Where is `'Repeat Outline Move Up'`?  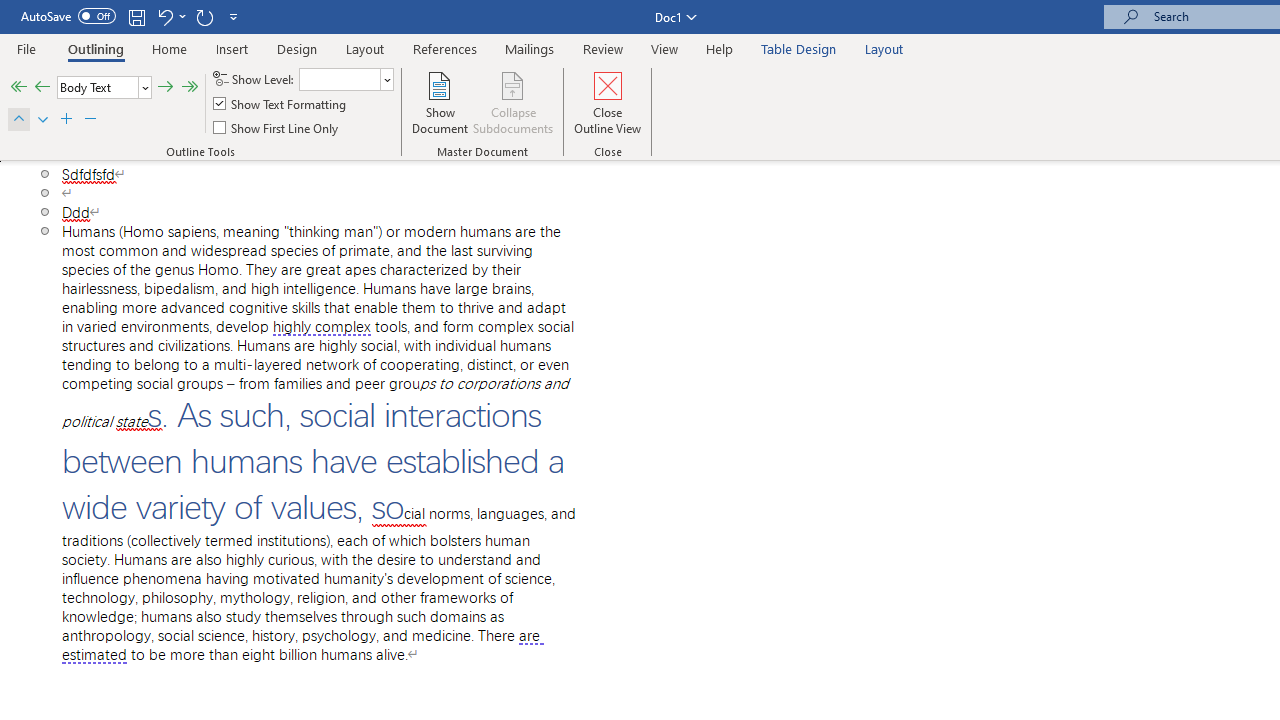 'Repeat Outline Move Up' is located at coordinates (204, 16).